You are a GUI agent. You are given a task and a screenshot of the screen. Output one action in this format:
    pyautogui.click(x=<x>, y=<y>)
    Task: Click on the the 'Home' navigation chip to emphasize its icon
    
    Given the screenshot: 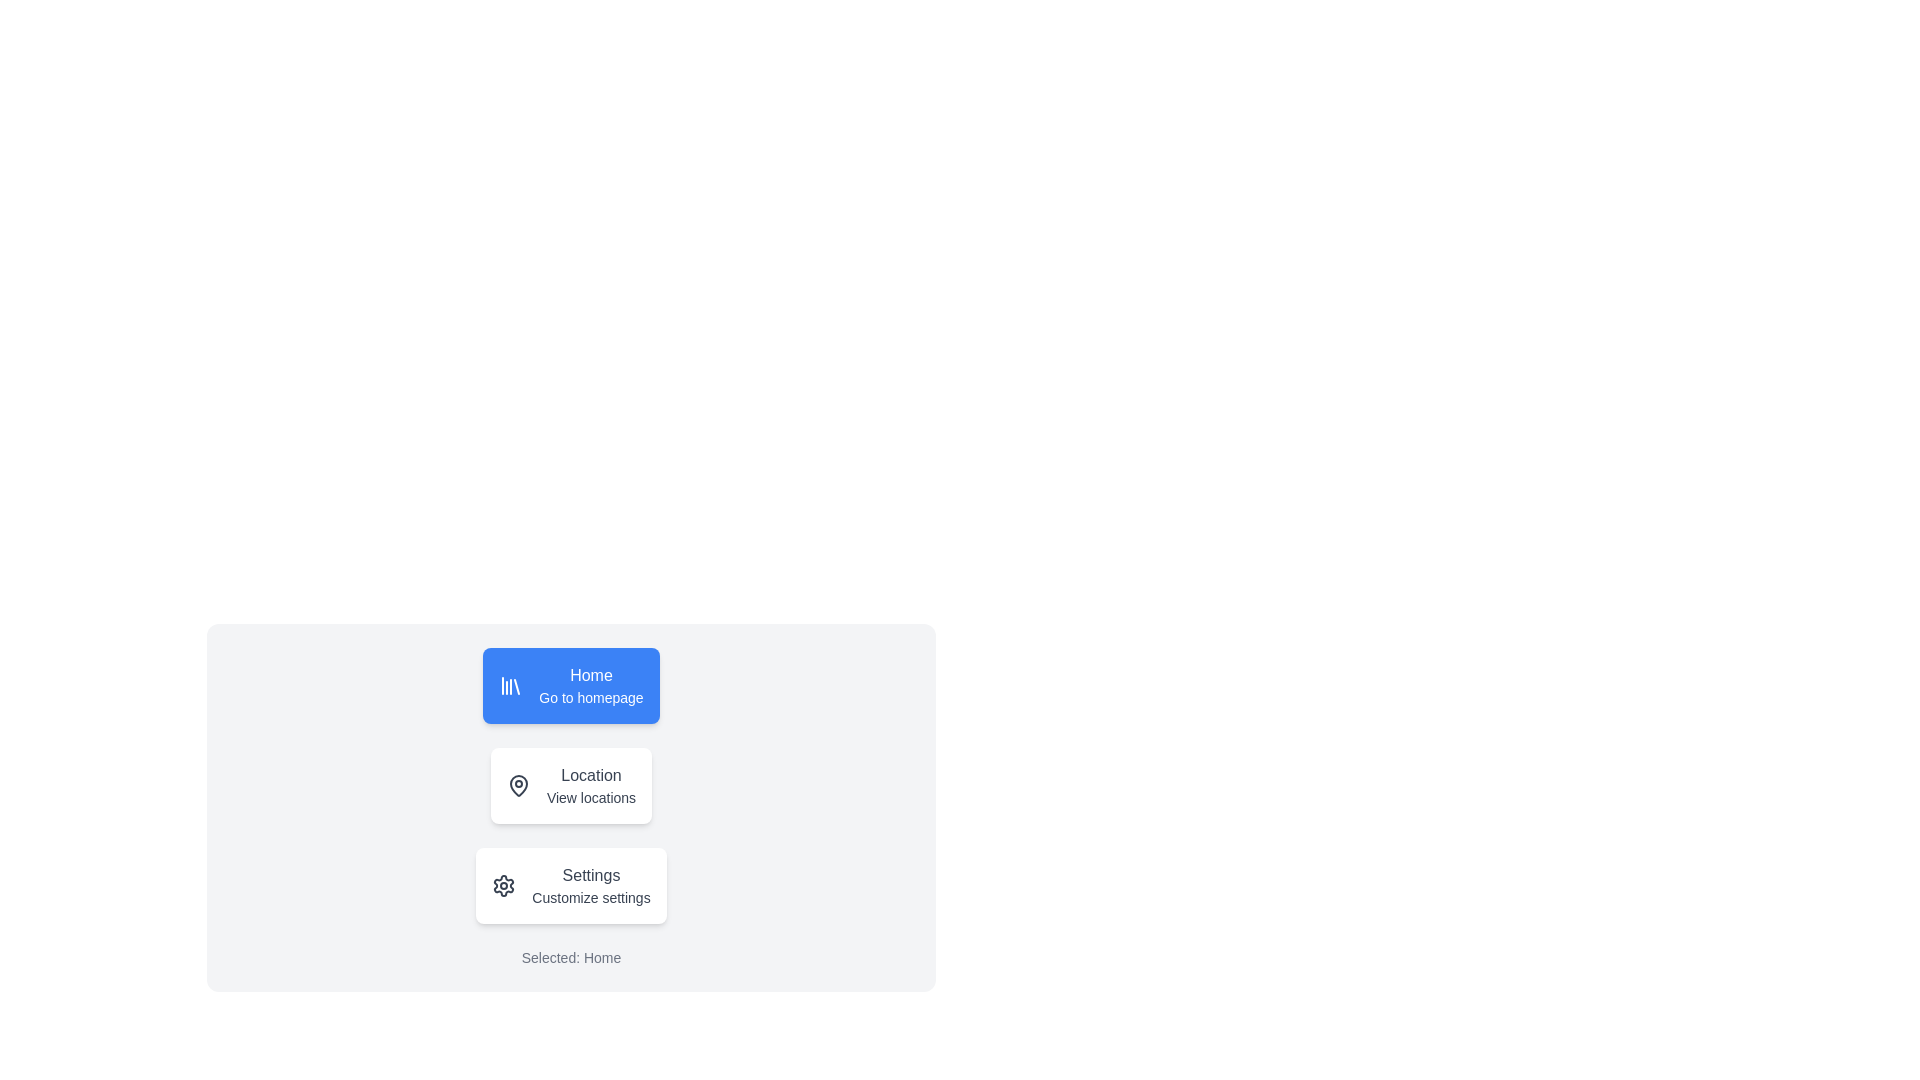 What is the action you would take?
    pyautogui.click(x=510, y=685)
    